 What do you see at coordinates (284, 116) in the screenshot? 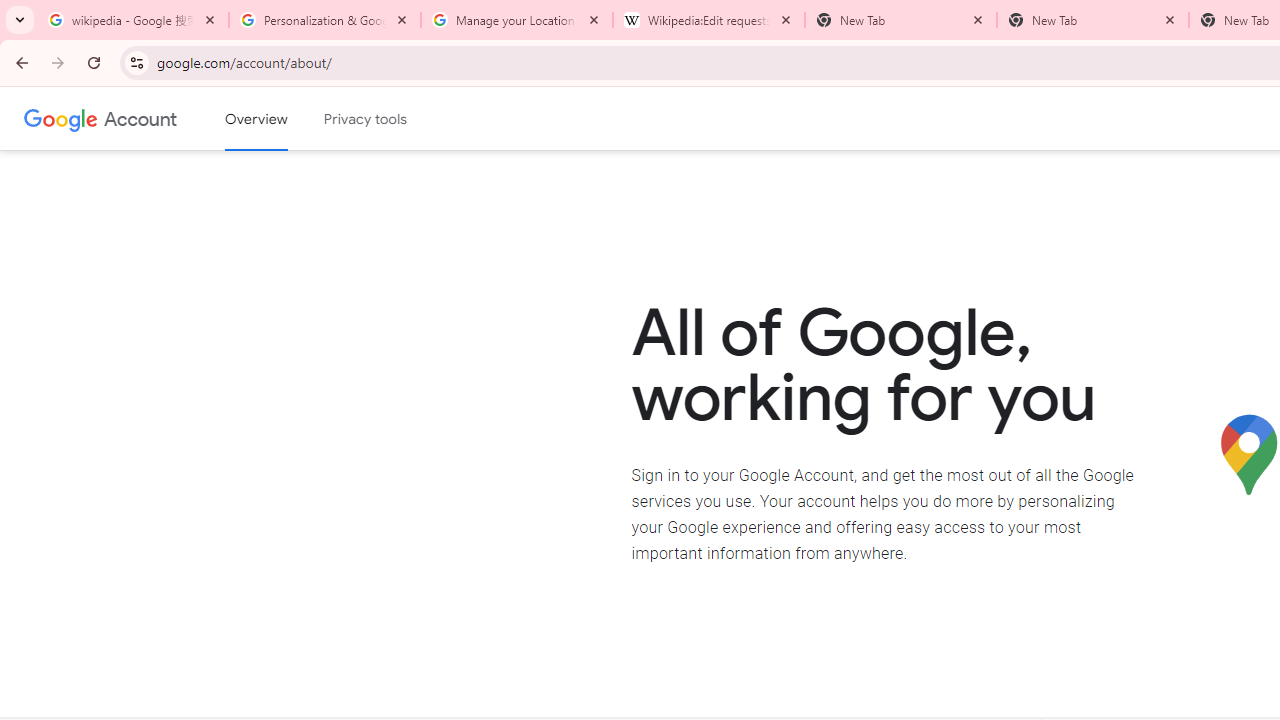
I see `'Skip to Content'` at bounding box center [284, 116].